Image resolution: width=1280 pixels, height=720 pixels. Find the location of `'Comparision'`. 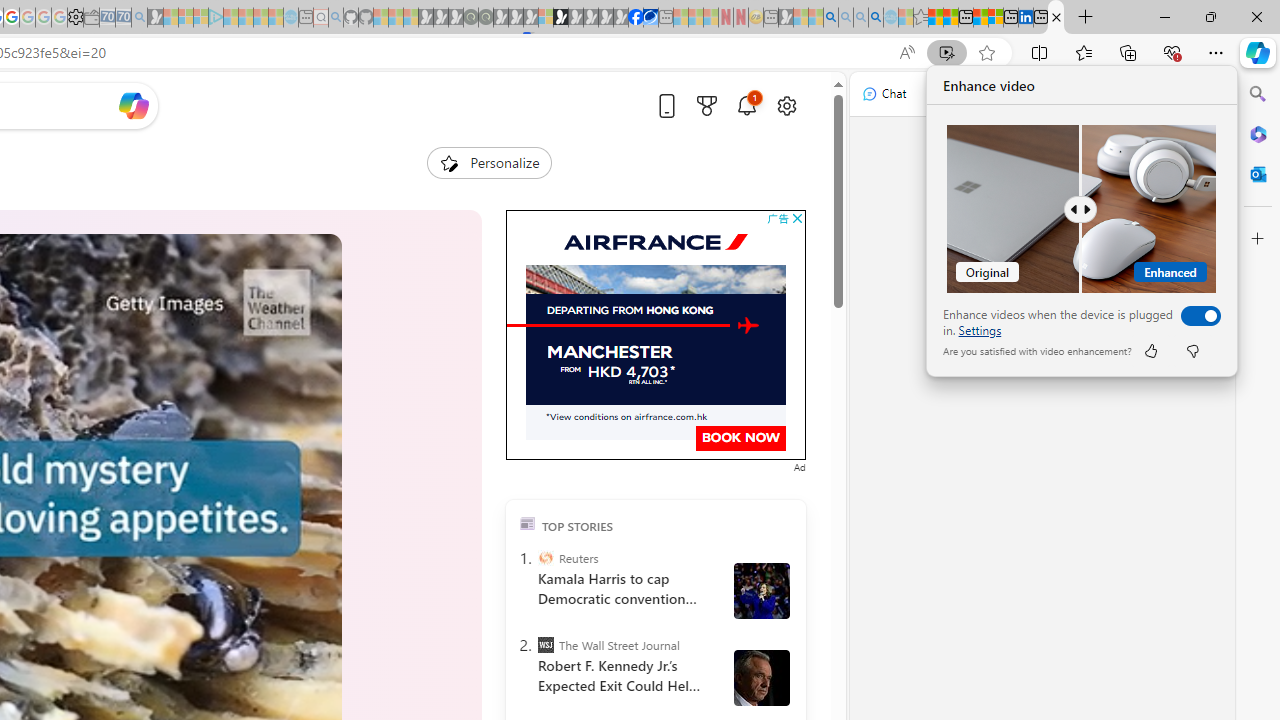

'Comparision' is located at coordinates (1080, 209).